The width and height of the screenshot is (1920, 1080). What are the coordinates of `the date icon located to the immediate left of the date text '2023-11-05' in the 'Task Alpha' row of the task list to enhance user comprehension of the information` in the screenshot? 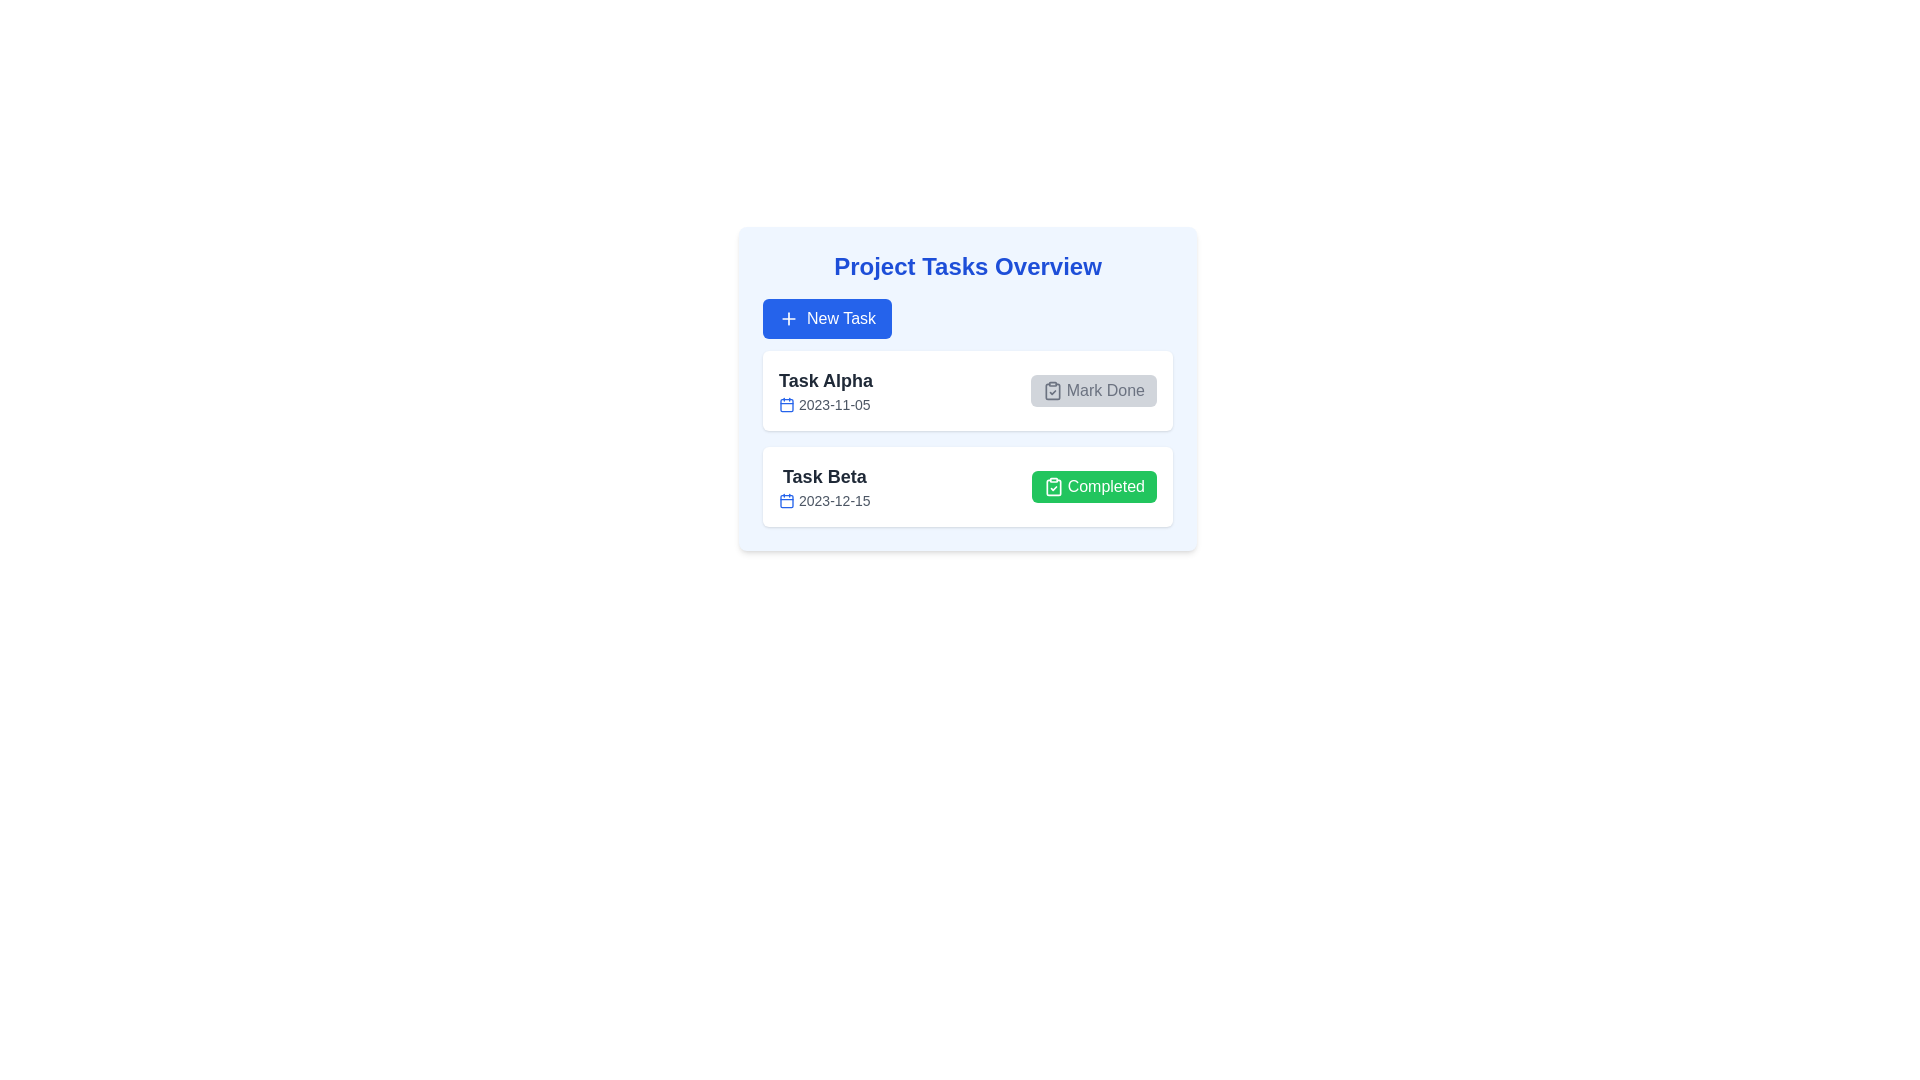 It's located at (786, 405).